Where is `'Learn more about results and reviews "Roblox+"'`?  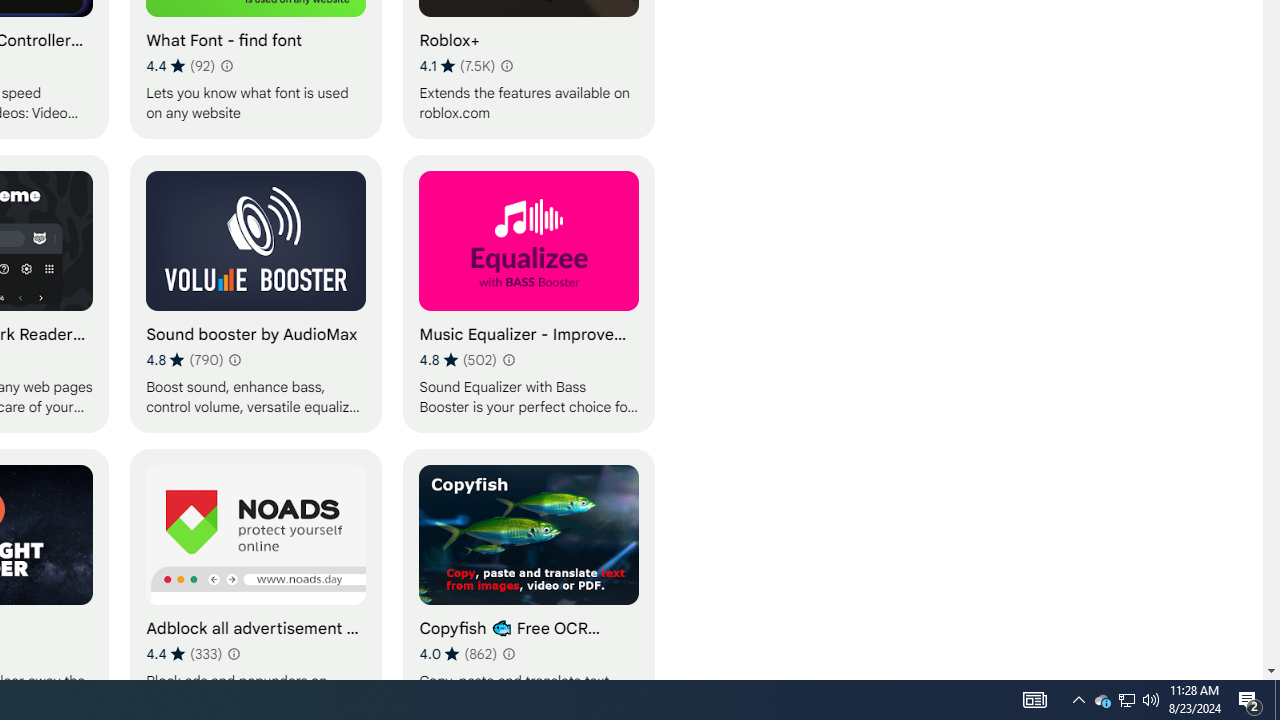
'Learn more about results and reviews "Roblox+"' is located at coordinates (506, 64).